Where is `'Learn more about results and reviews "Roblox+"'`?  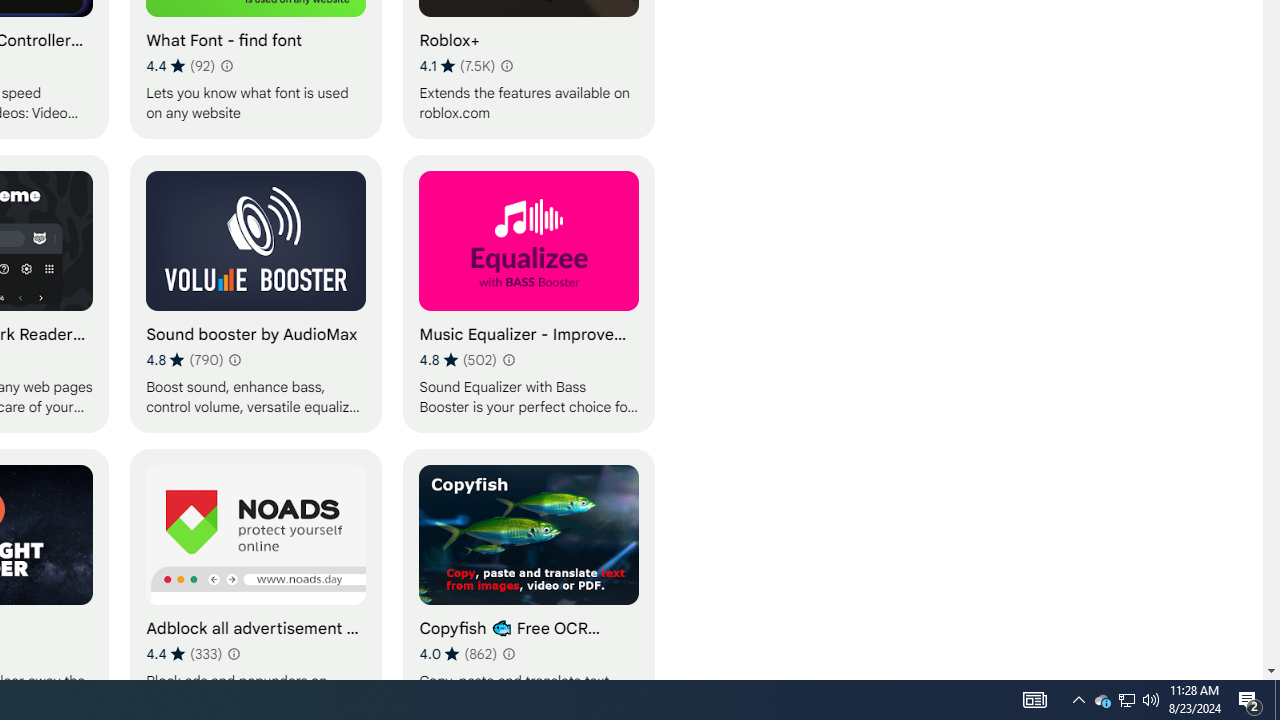
'Learn more about results and reviews "Roblox+"' is located at coordinates (506, 64).